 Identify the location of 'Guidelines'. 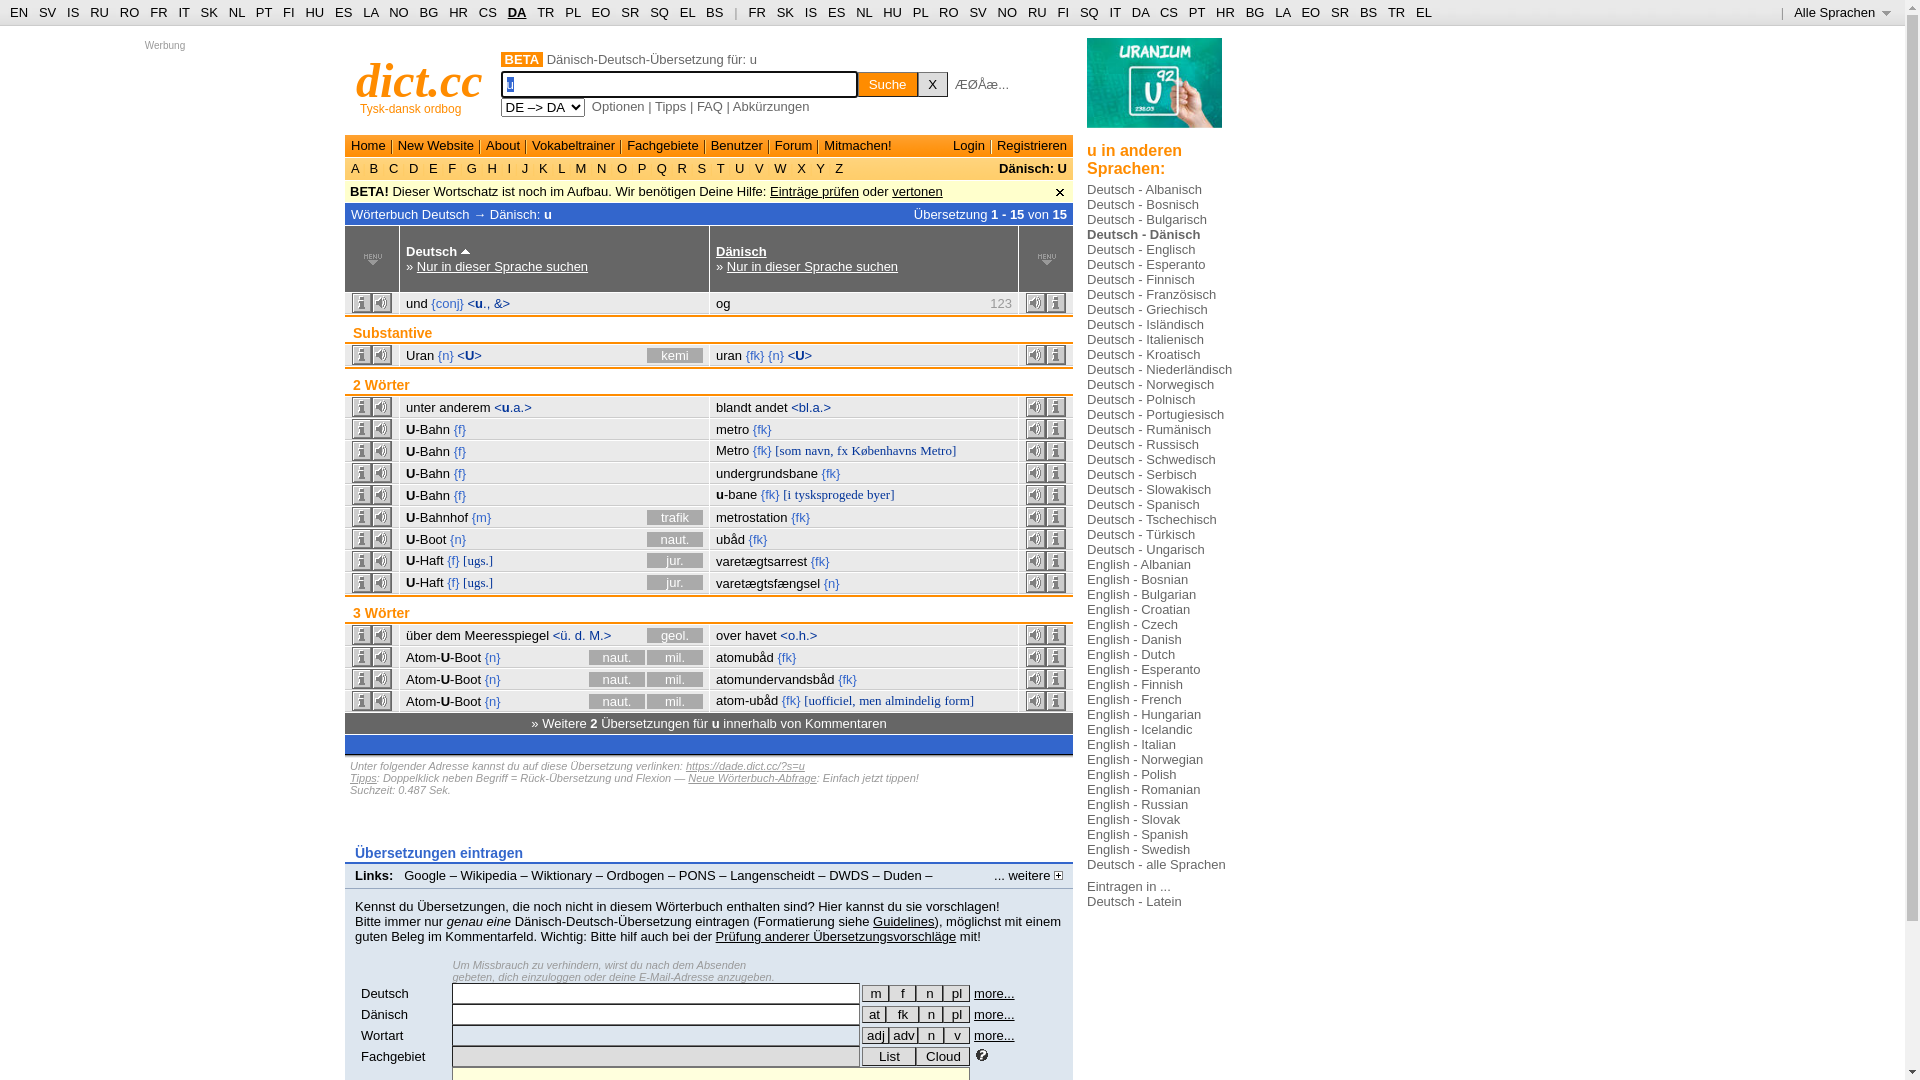
(873, 921).